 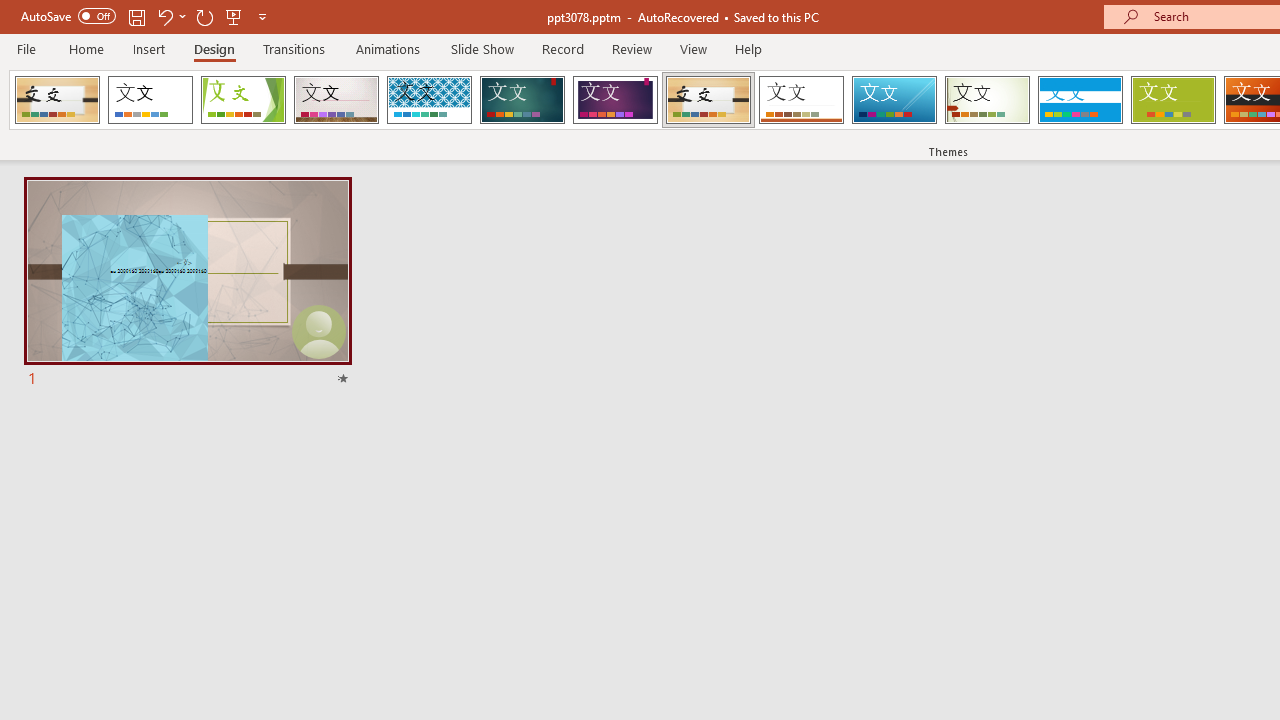 I want to click on 'Slice', so click(x=893, y=100).